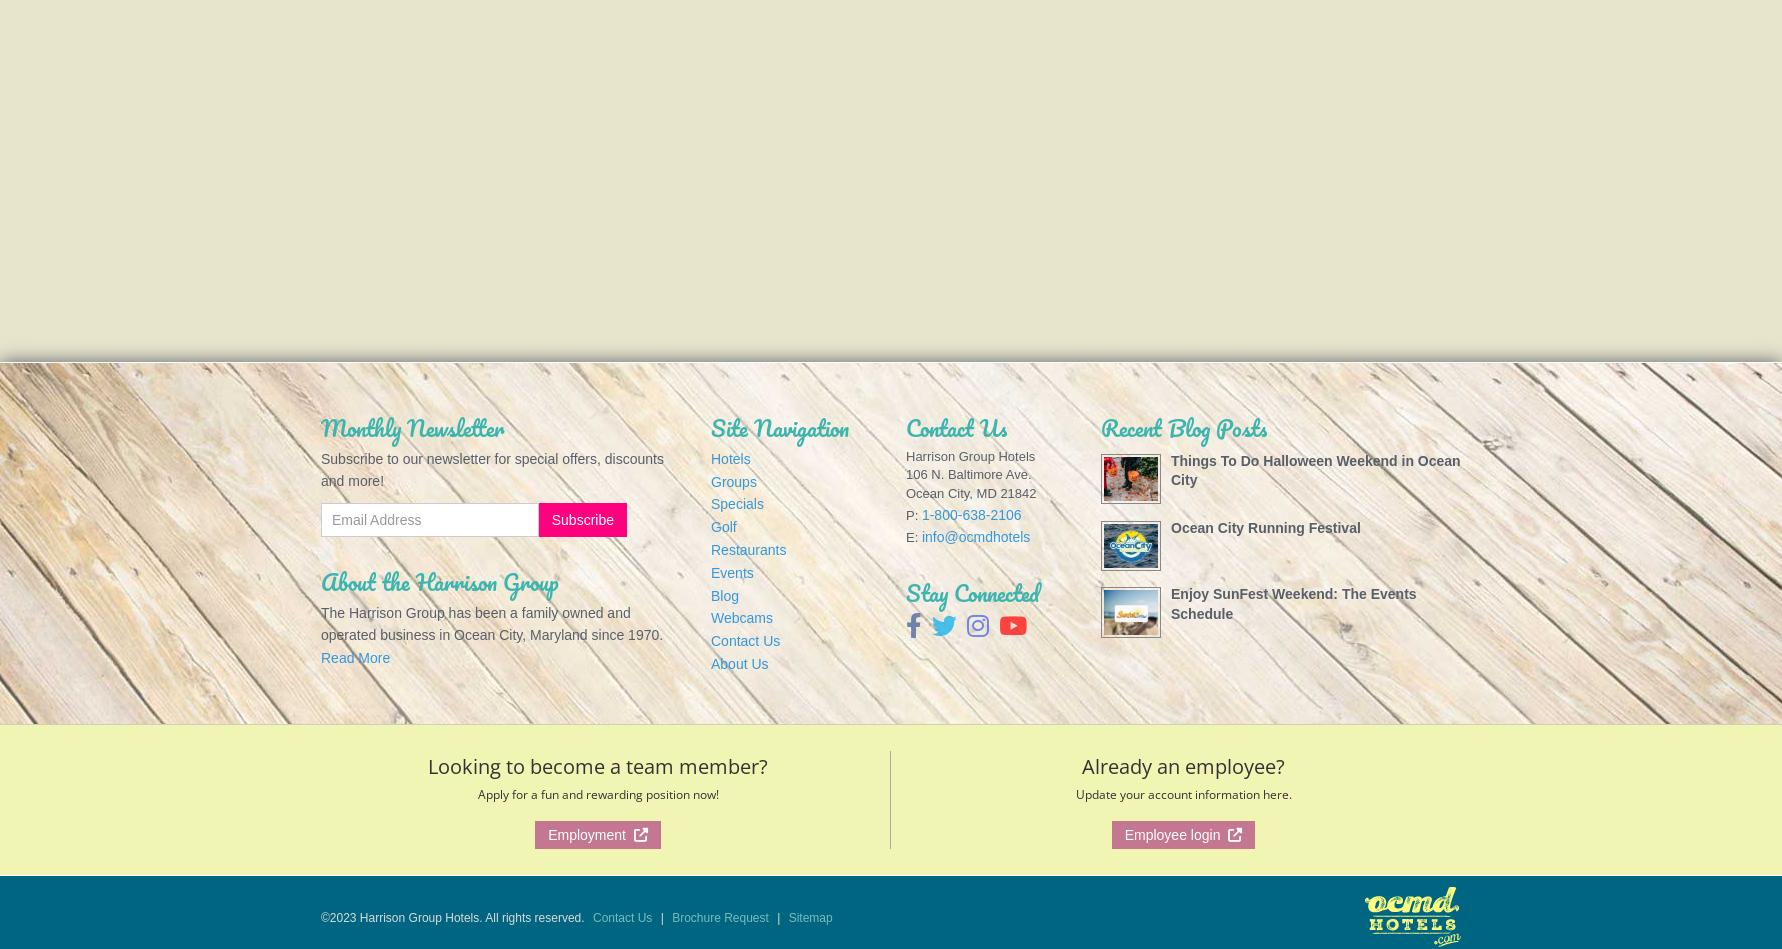 This screenshot has width=1782, height=949. I want to click on 'The Harrison Group has been a family owned and operated business in Ocean City, Maryland since 1970.', so click(491, 622).